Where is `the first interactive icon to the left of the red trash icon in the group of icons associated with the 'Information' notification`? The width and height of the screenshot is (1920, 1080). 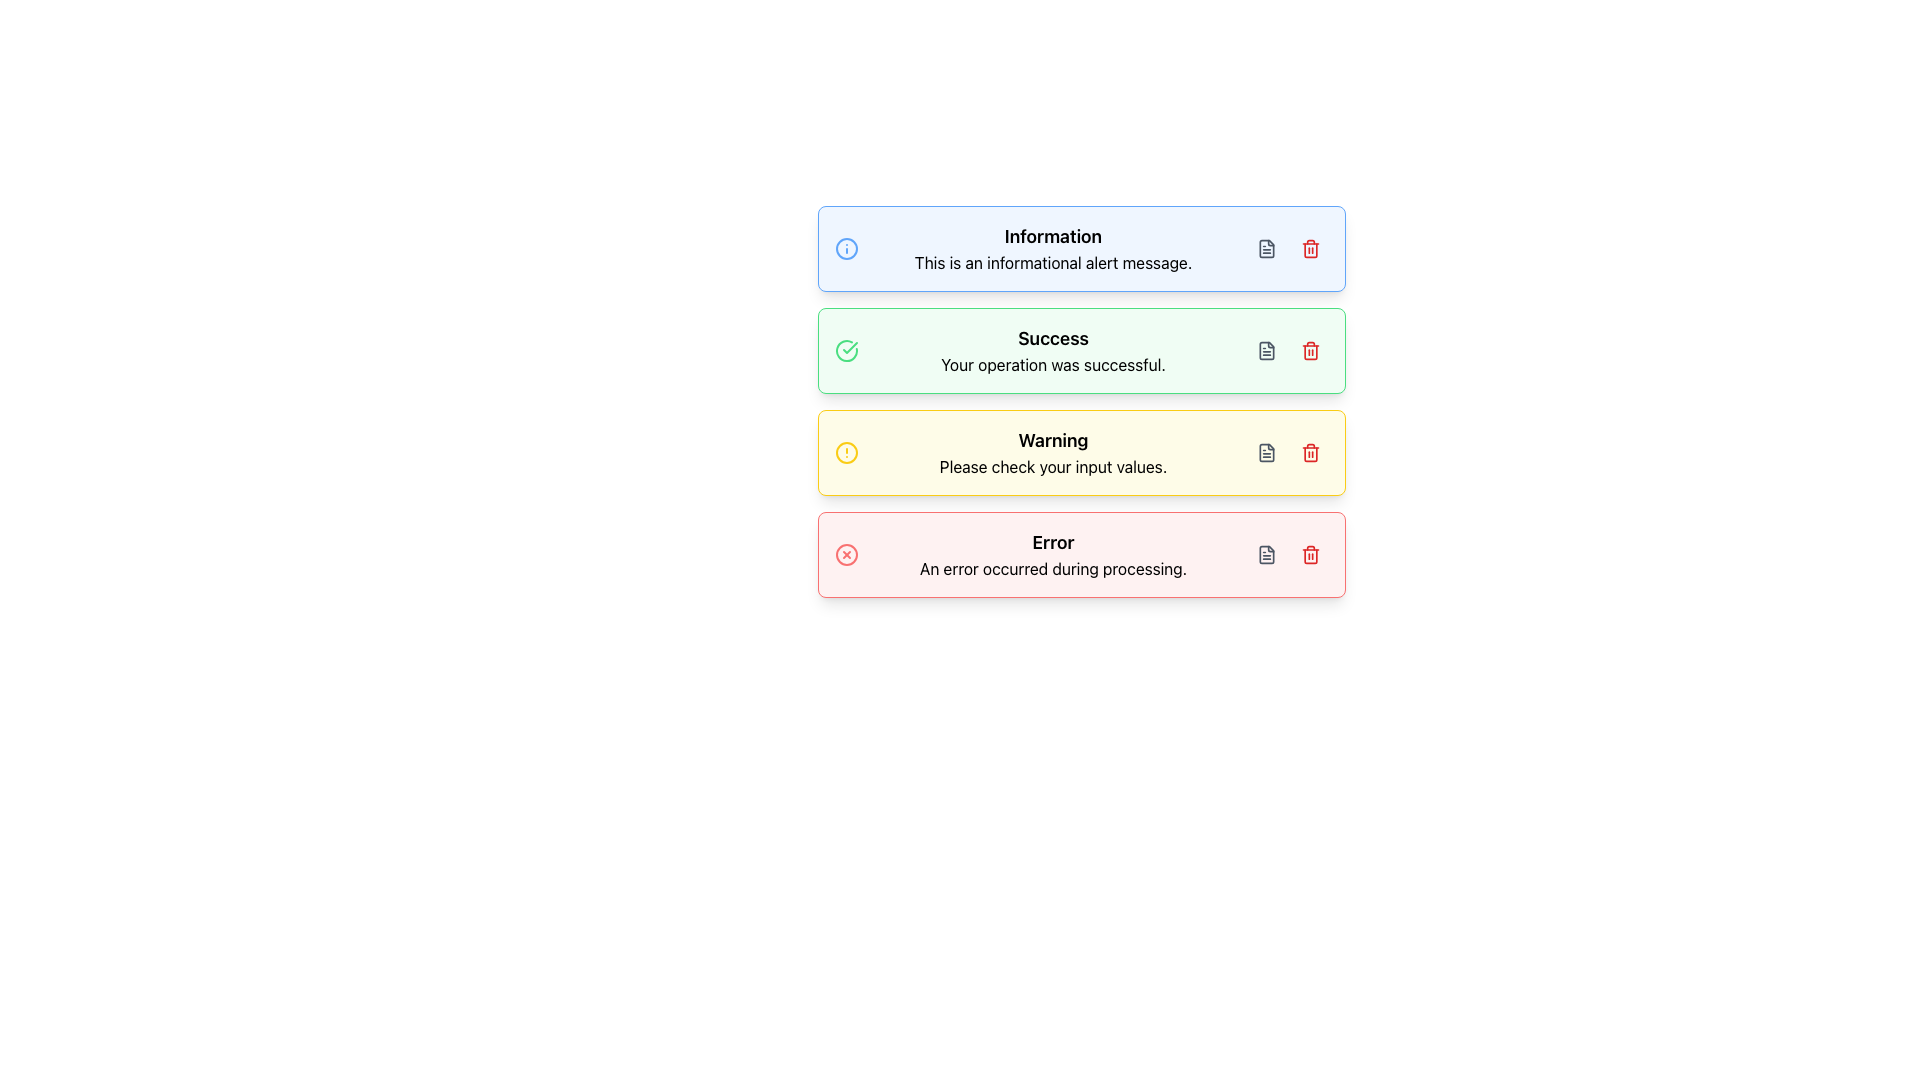
the first interactive icon to the left of the red trash icon in the group of icons associated with the 'Information' notification is located at coordinates (1265, 248).